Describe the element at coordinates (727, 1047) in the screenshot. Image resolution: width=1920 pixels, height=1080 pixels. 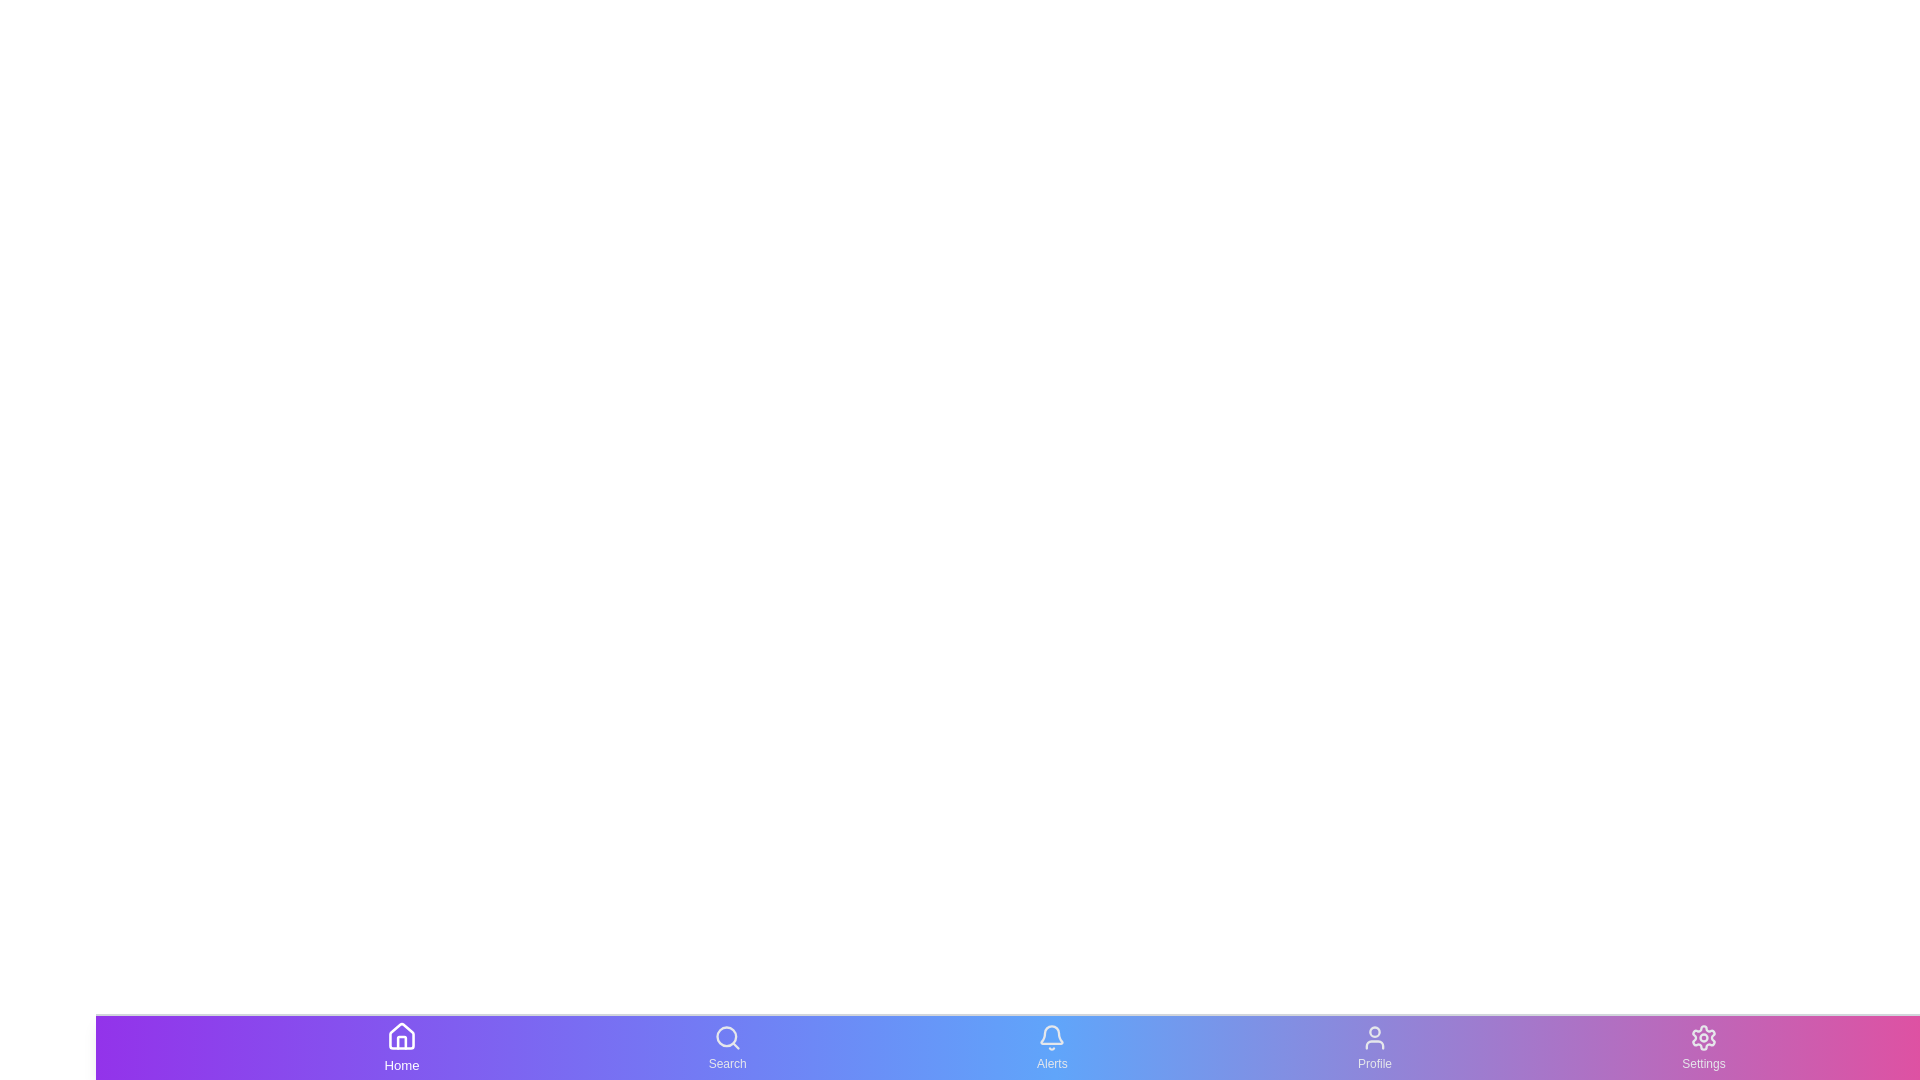
I see `the Search tab in the bottom navigation bar` at that location.